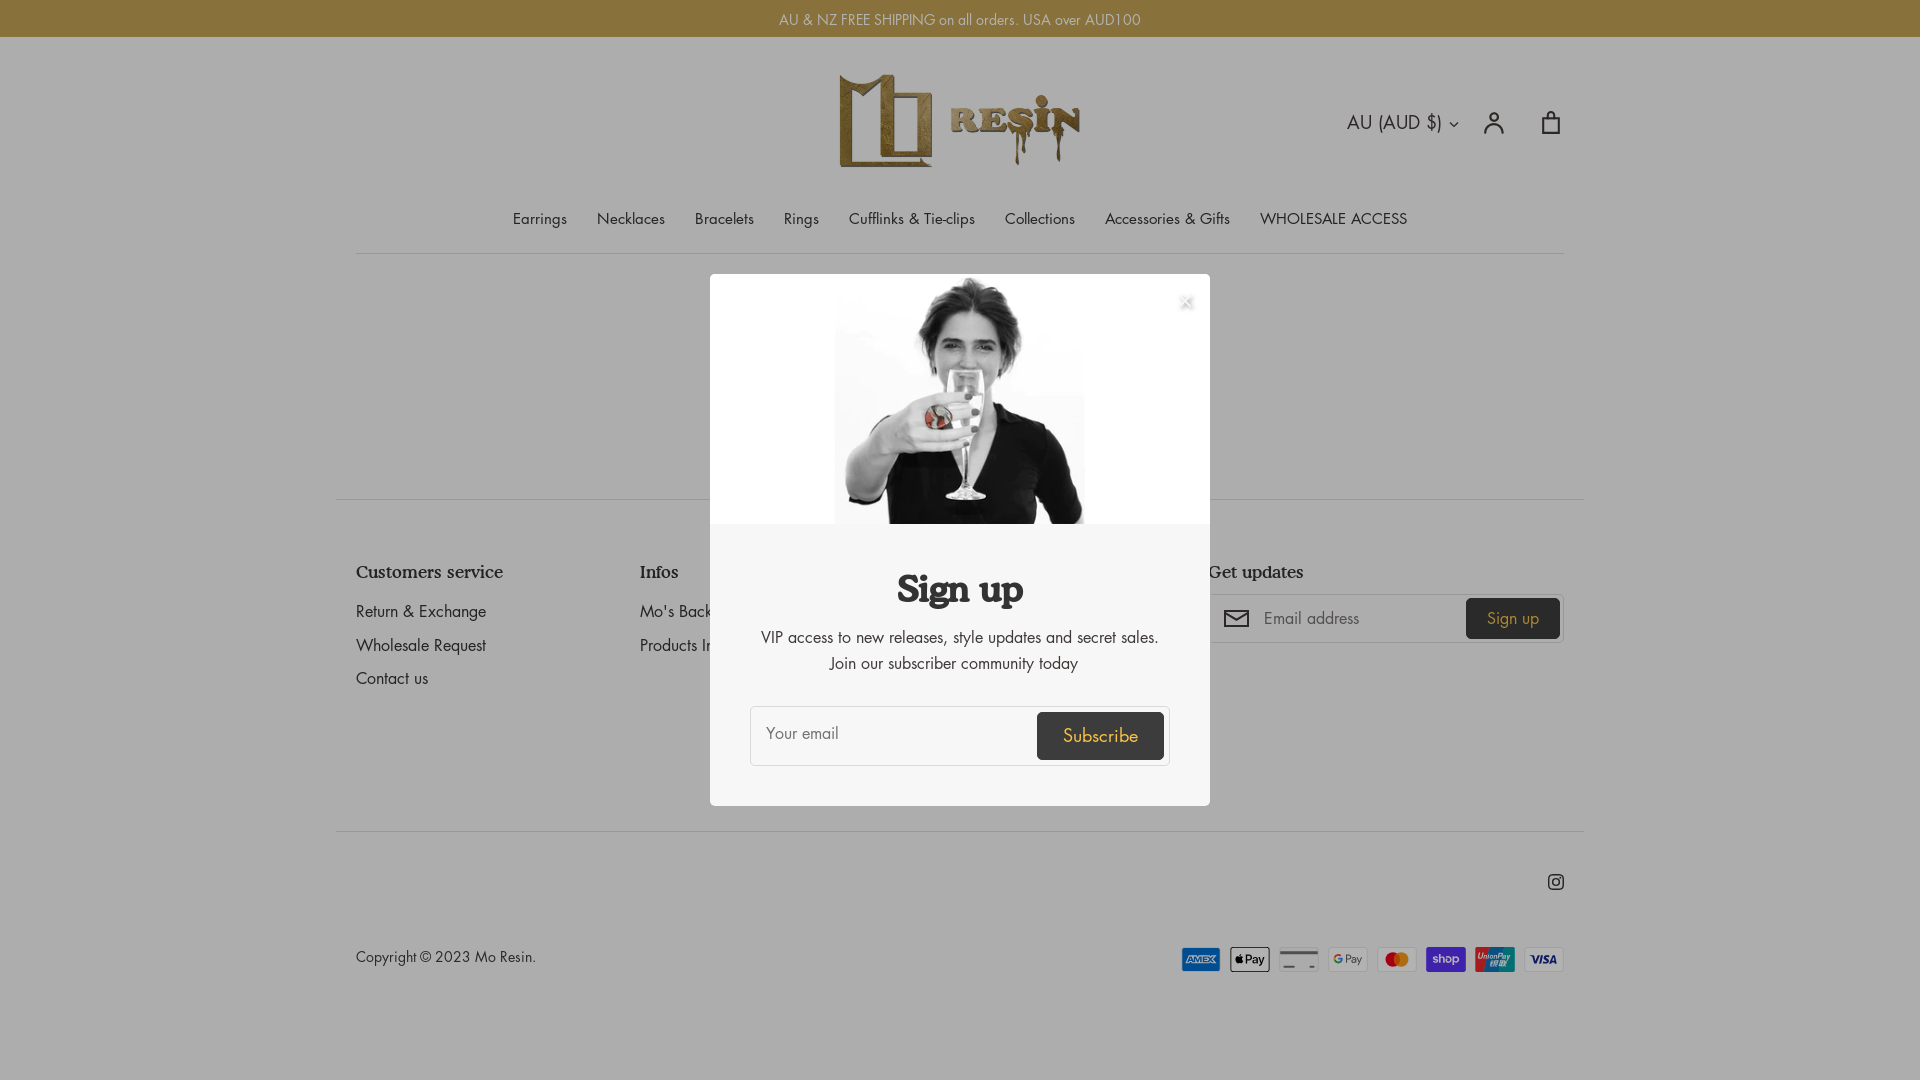 The image size is (1920, 1080). Describe the element at coordinates (723, 218) in the screenshot. I see `'Bracelets'` at that location.